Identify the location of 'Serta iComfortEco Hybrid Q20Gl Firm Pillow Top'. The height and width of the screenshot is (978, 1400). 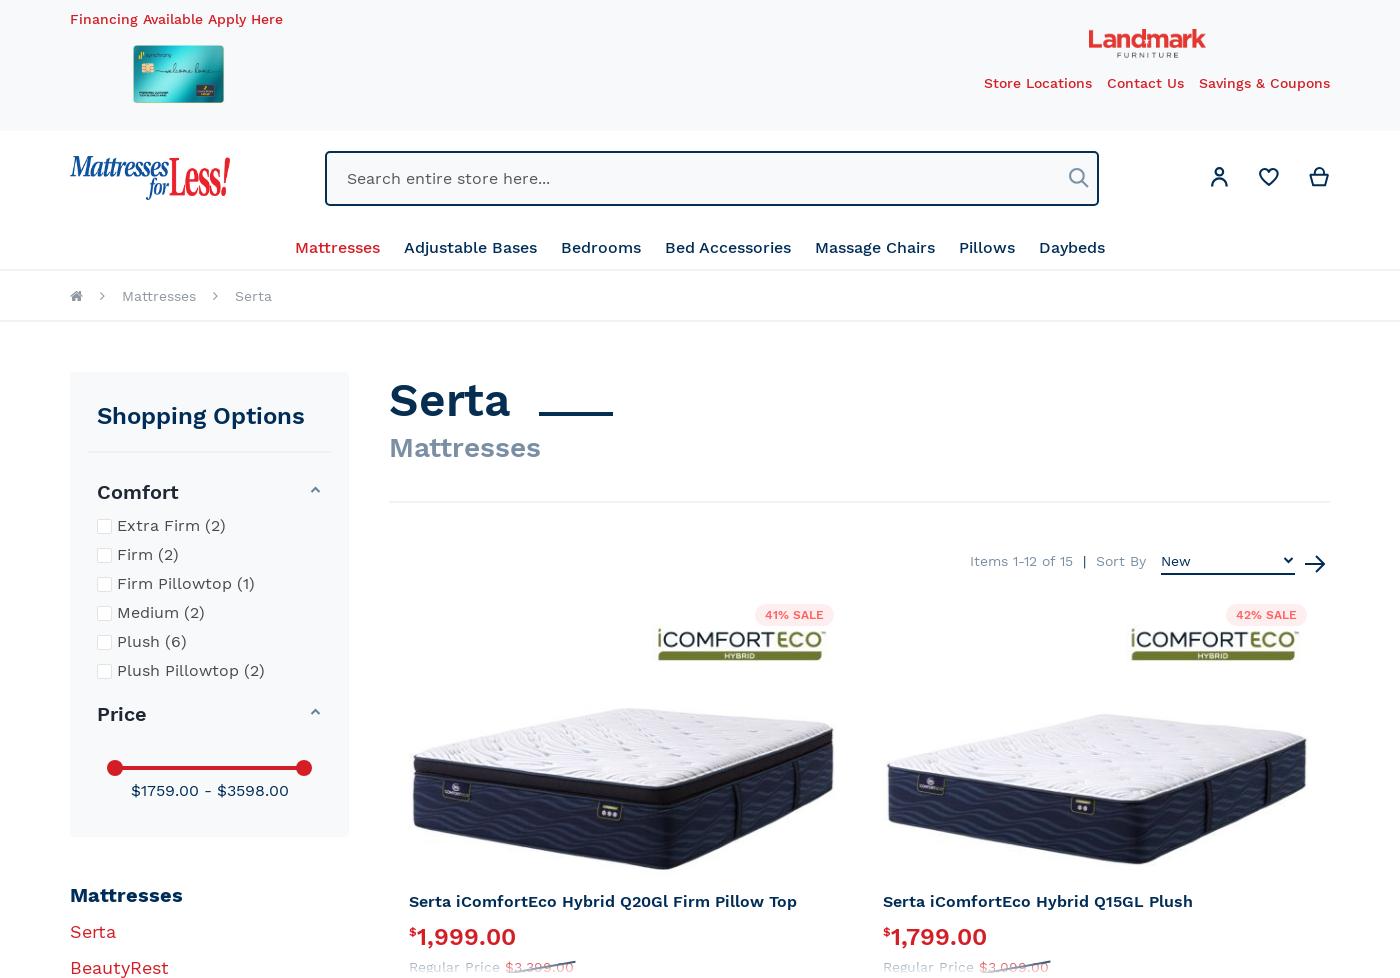
(602, 900).